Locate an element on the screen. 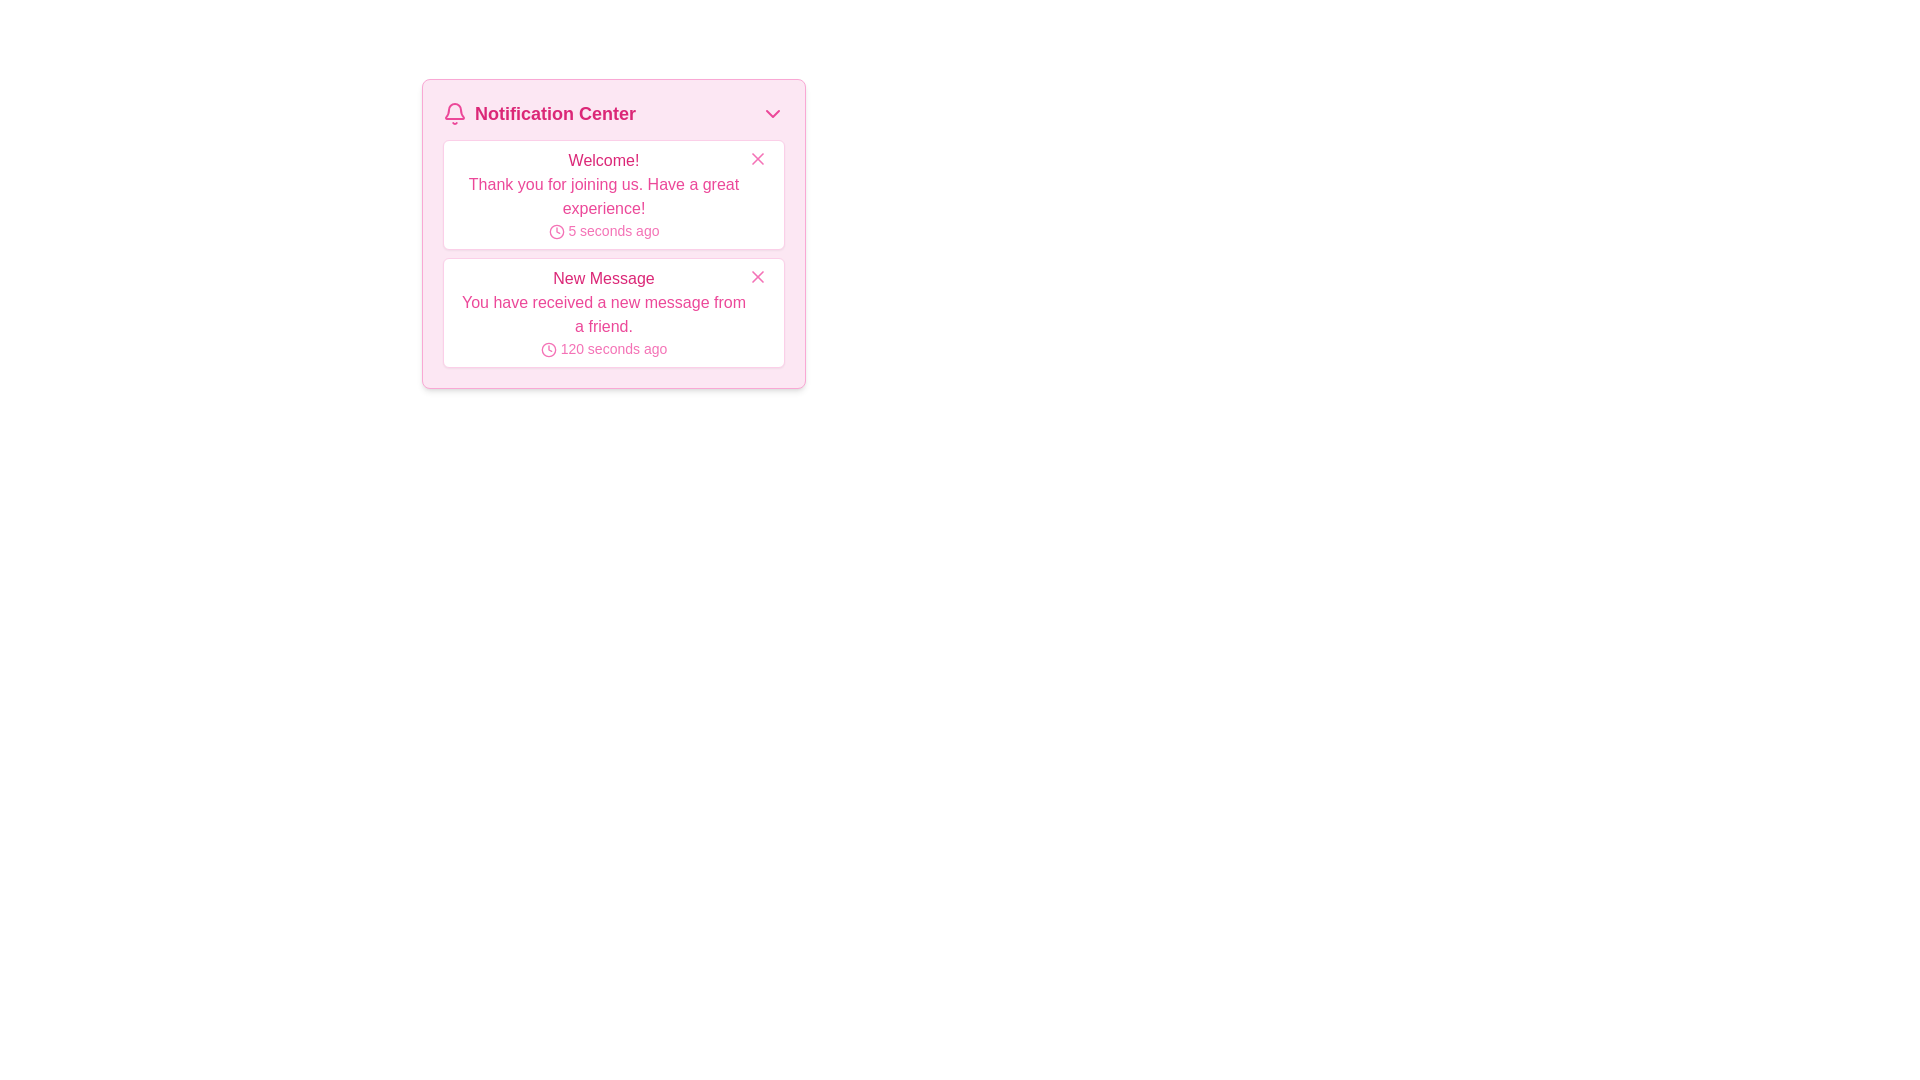 Image resolution: width=1920 pixels, height=1080 pixels. the close button in the upper-right corner of the 'New Message' notification card is located at coordinates (757, 277).